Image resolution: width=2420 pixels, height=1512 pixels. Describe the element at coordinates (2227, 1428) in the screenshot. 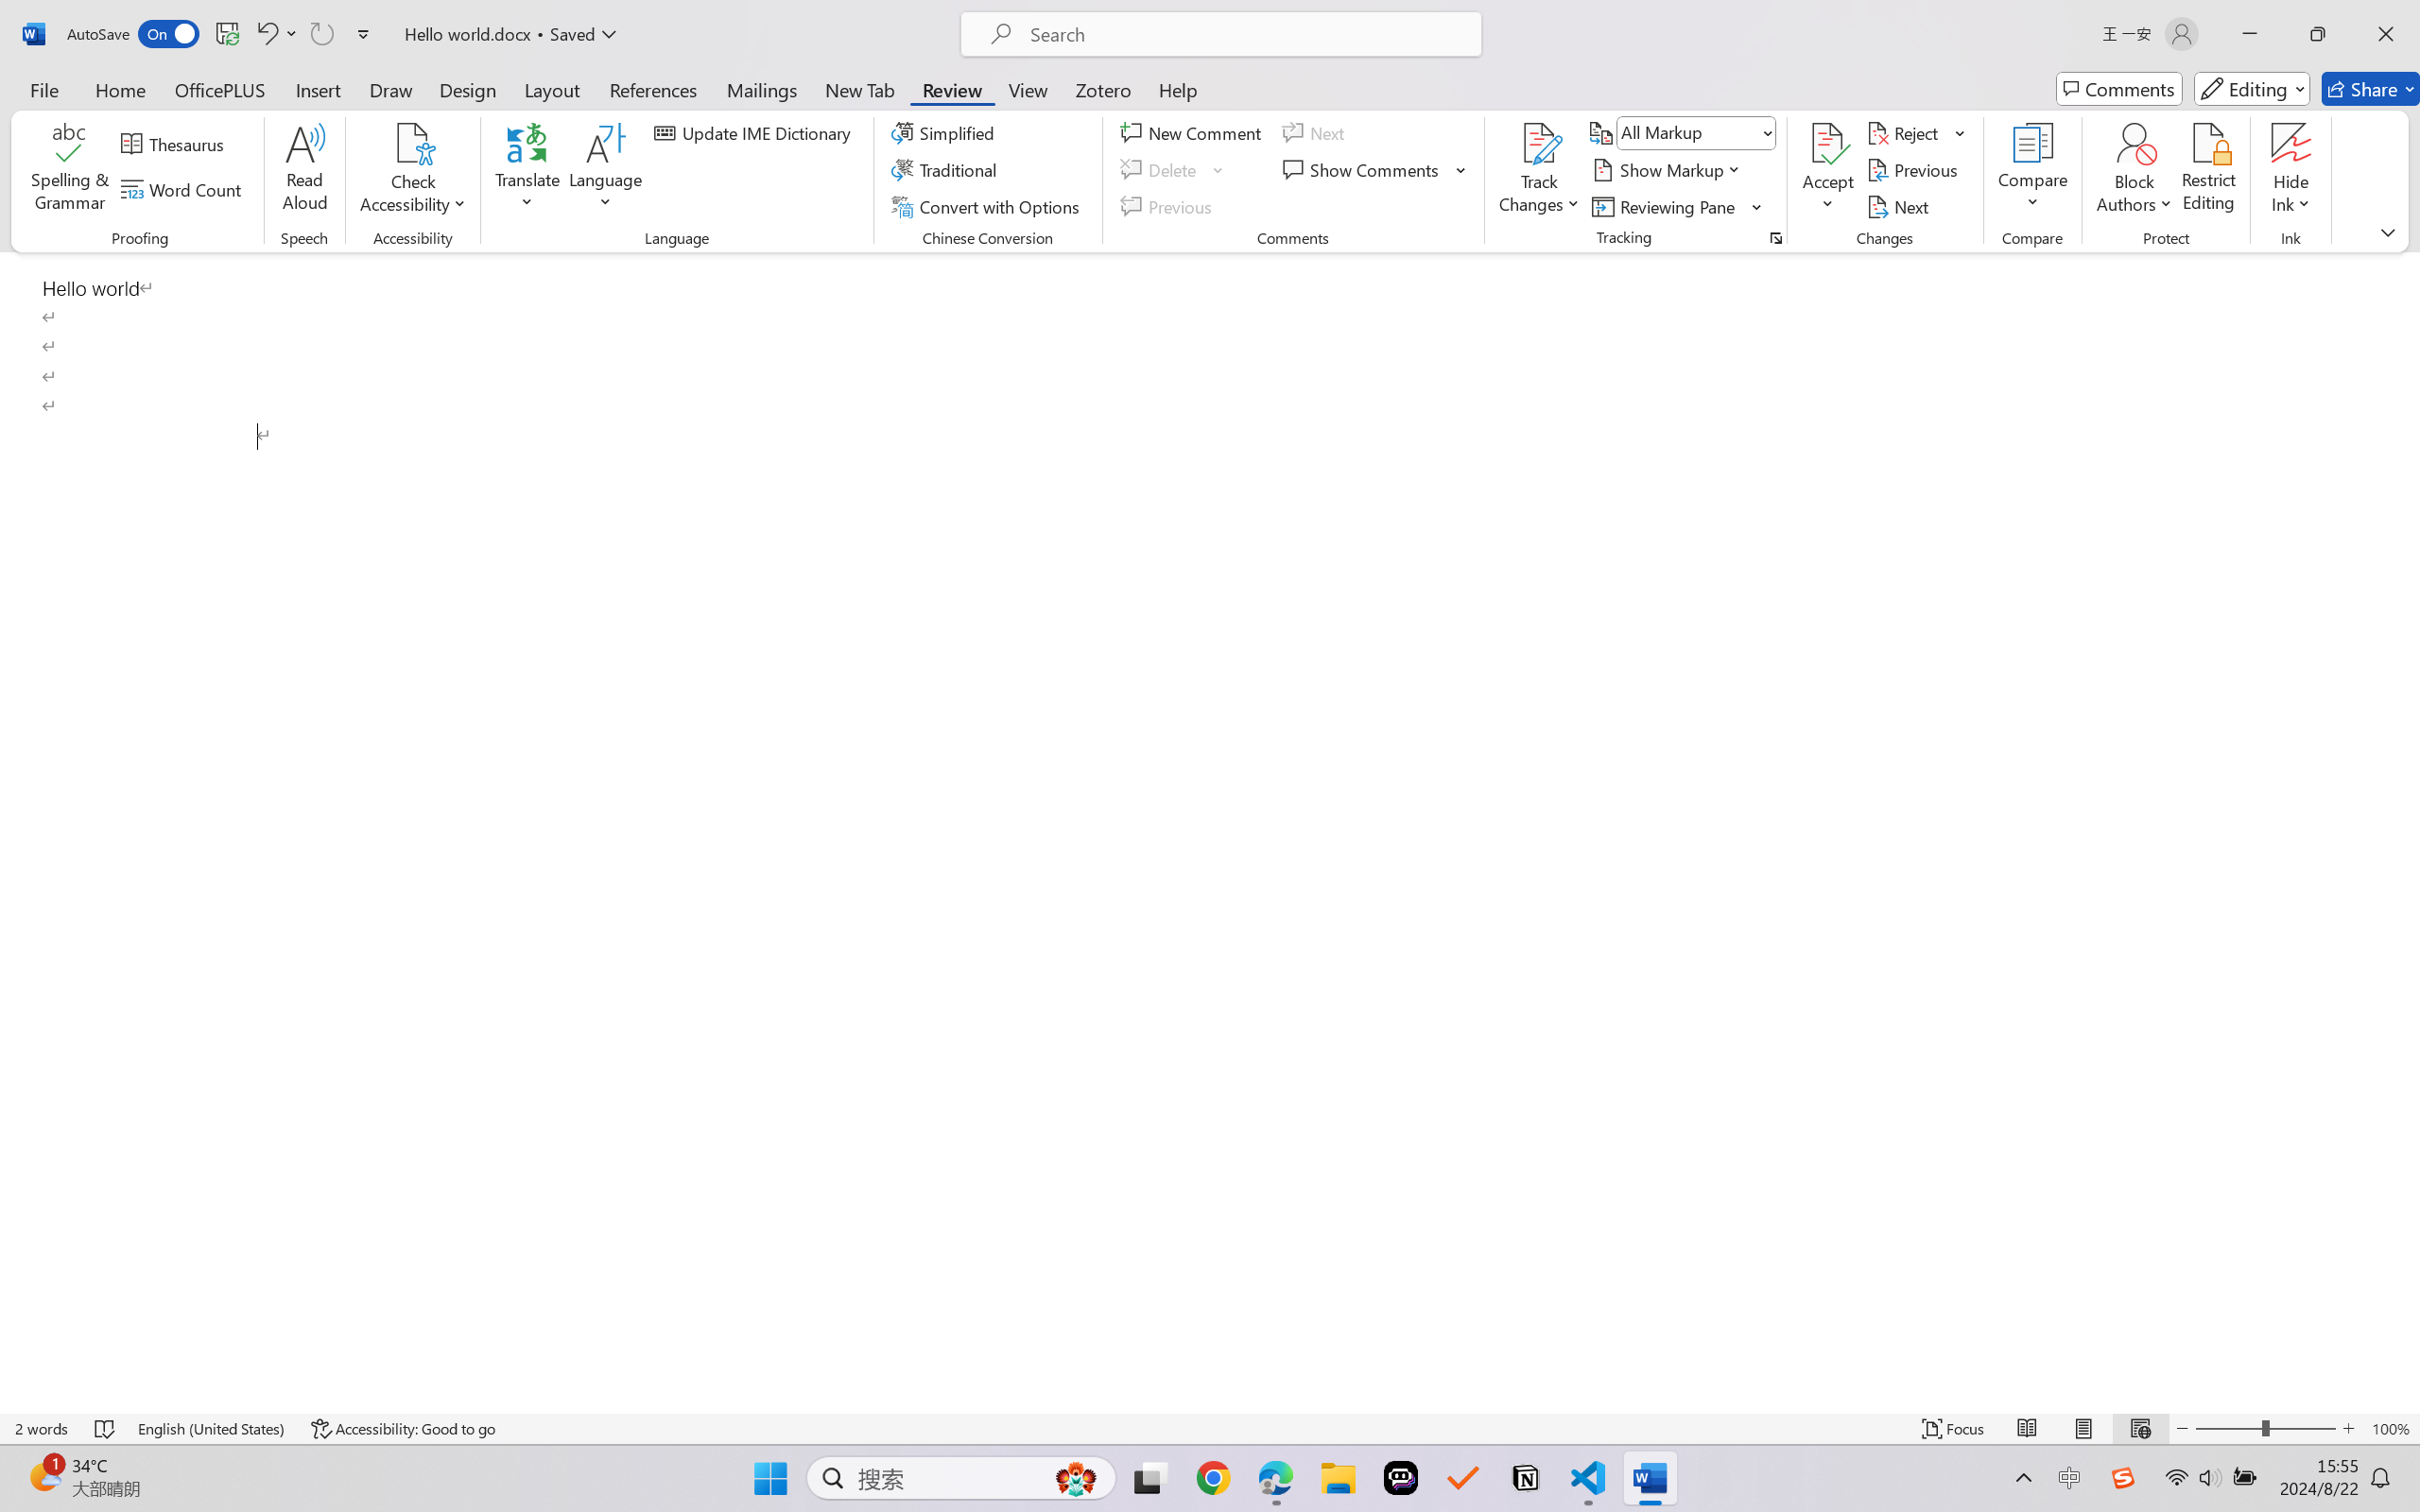

I see `'Zoom Out'` at that location.